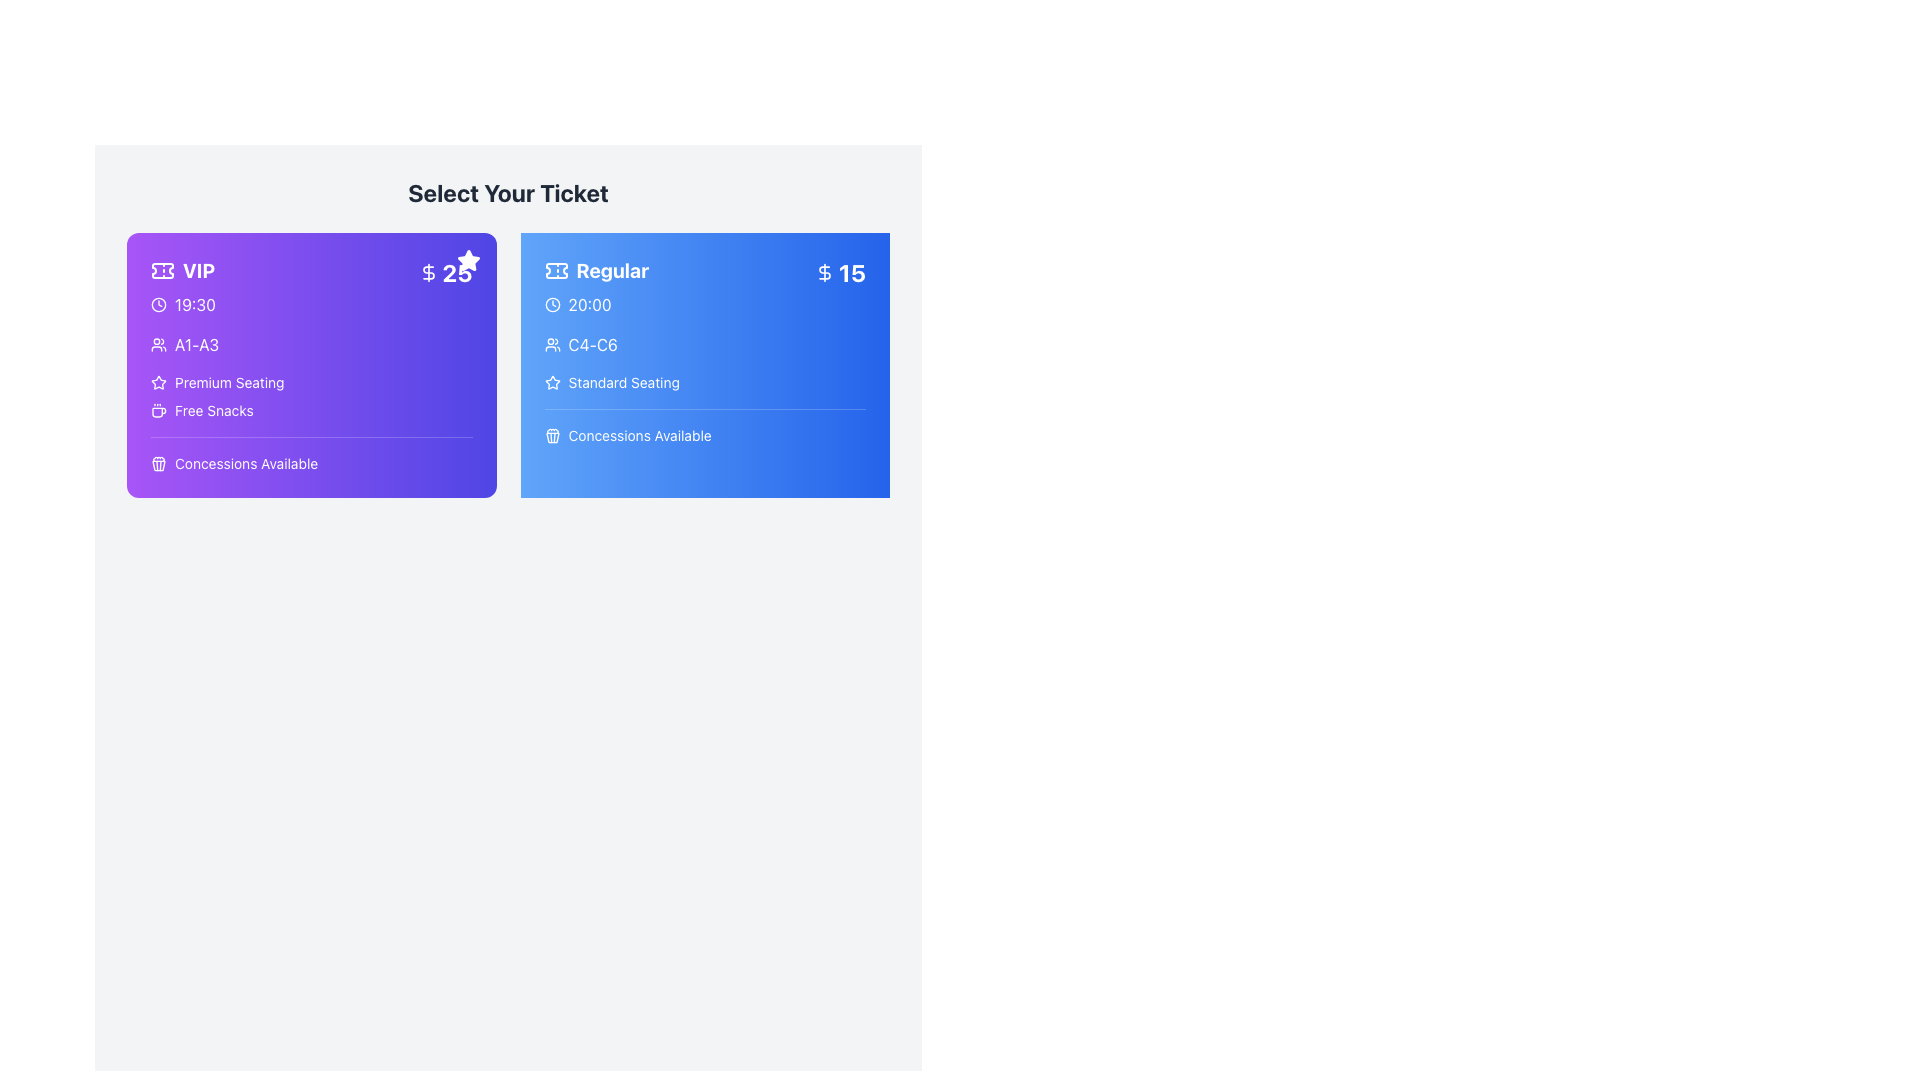 This screenshot has height=1080, width=1920. Describe the element at coordinates (197, 343) in the screenshot. I see `text displayed in the white font on the purple background that indicates seating ranges, specifically the text 'A1-A3' located on the VIP ticket information card` at that location.